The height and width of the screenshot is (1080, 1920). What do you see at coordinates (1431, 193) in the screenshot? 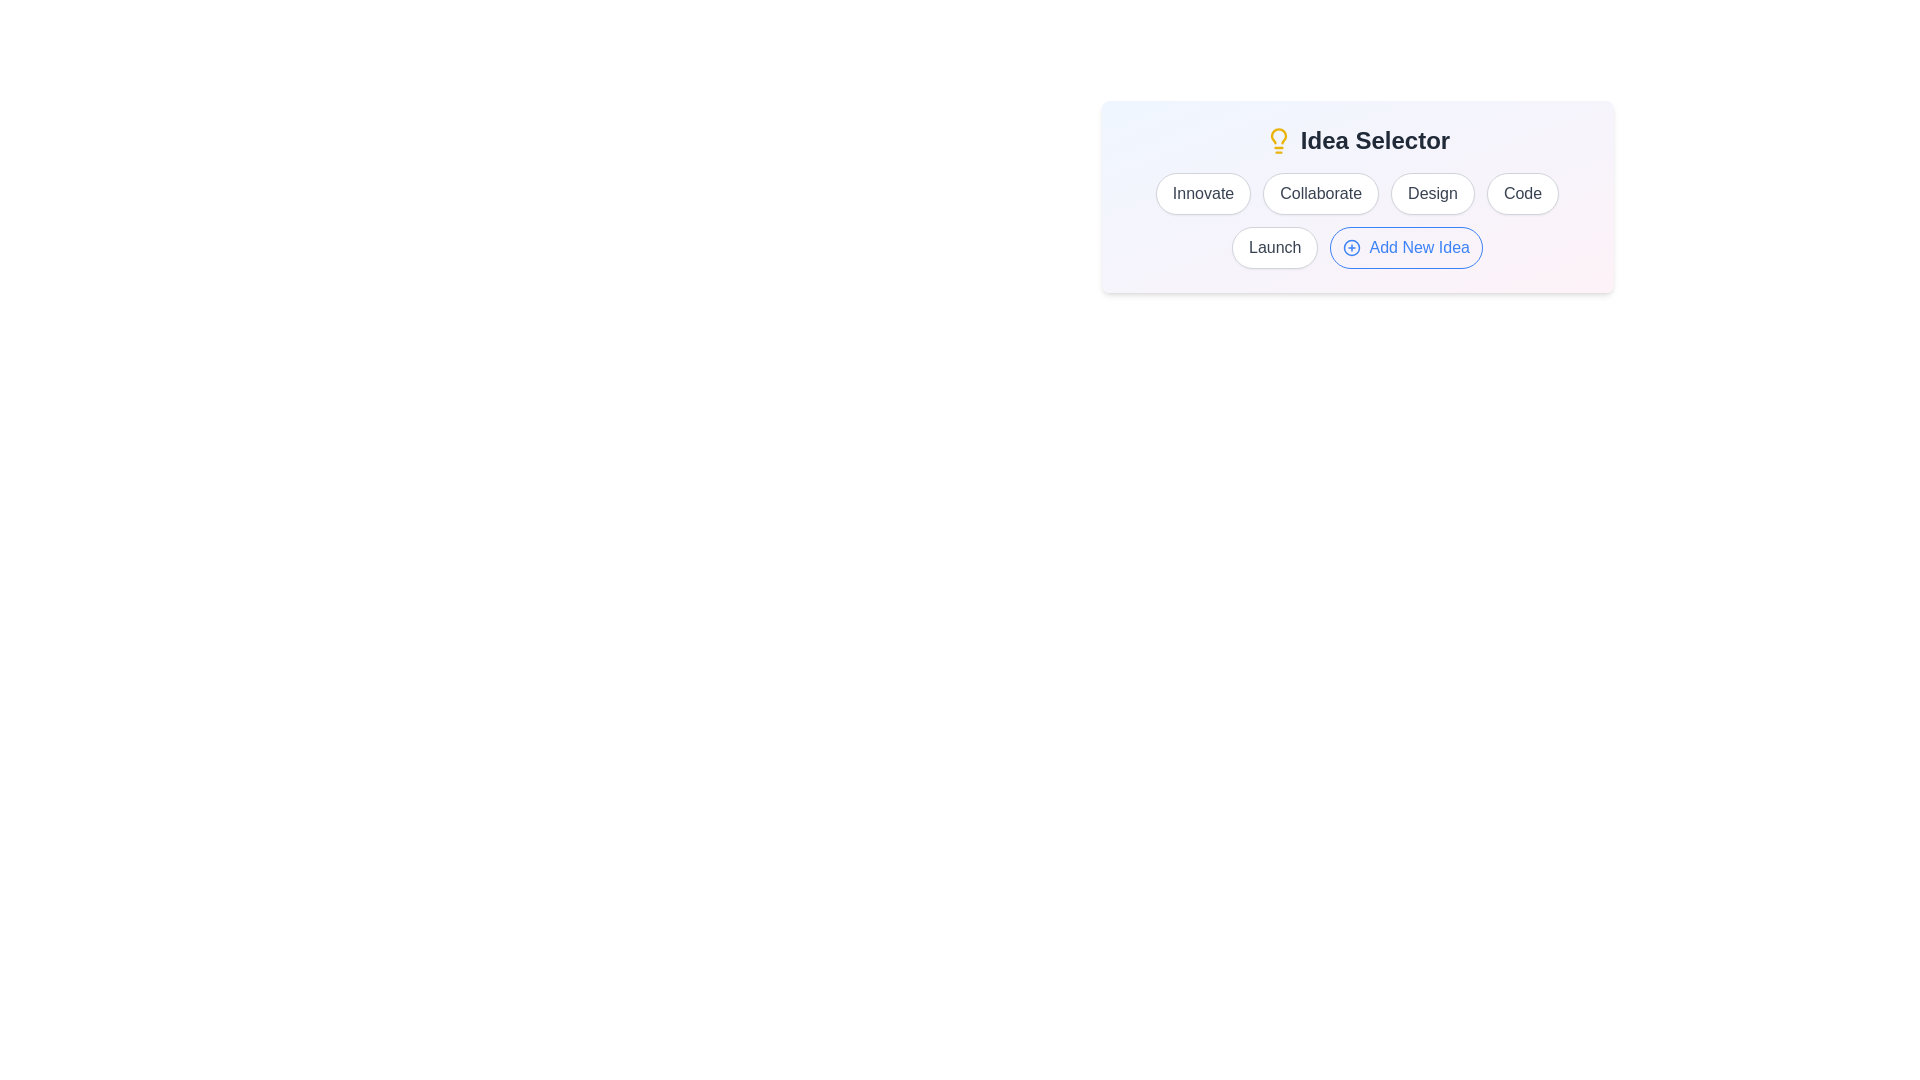
I see `the idea labeled Design to select it` at bounding box center [1431, 193].